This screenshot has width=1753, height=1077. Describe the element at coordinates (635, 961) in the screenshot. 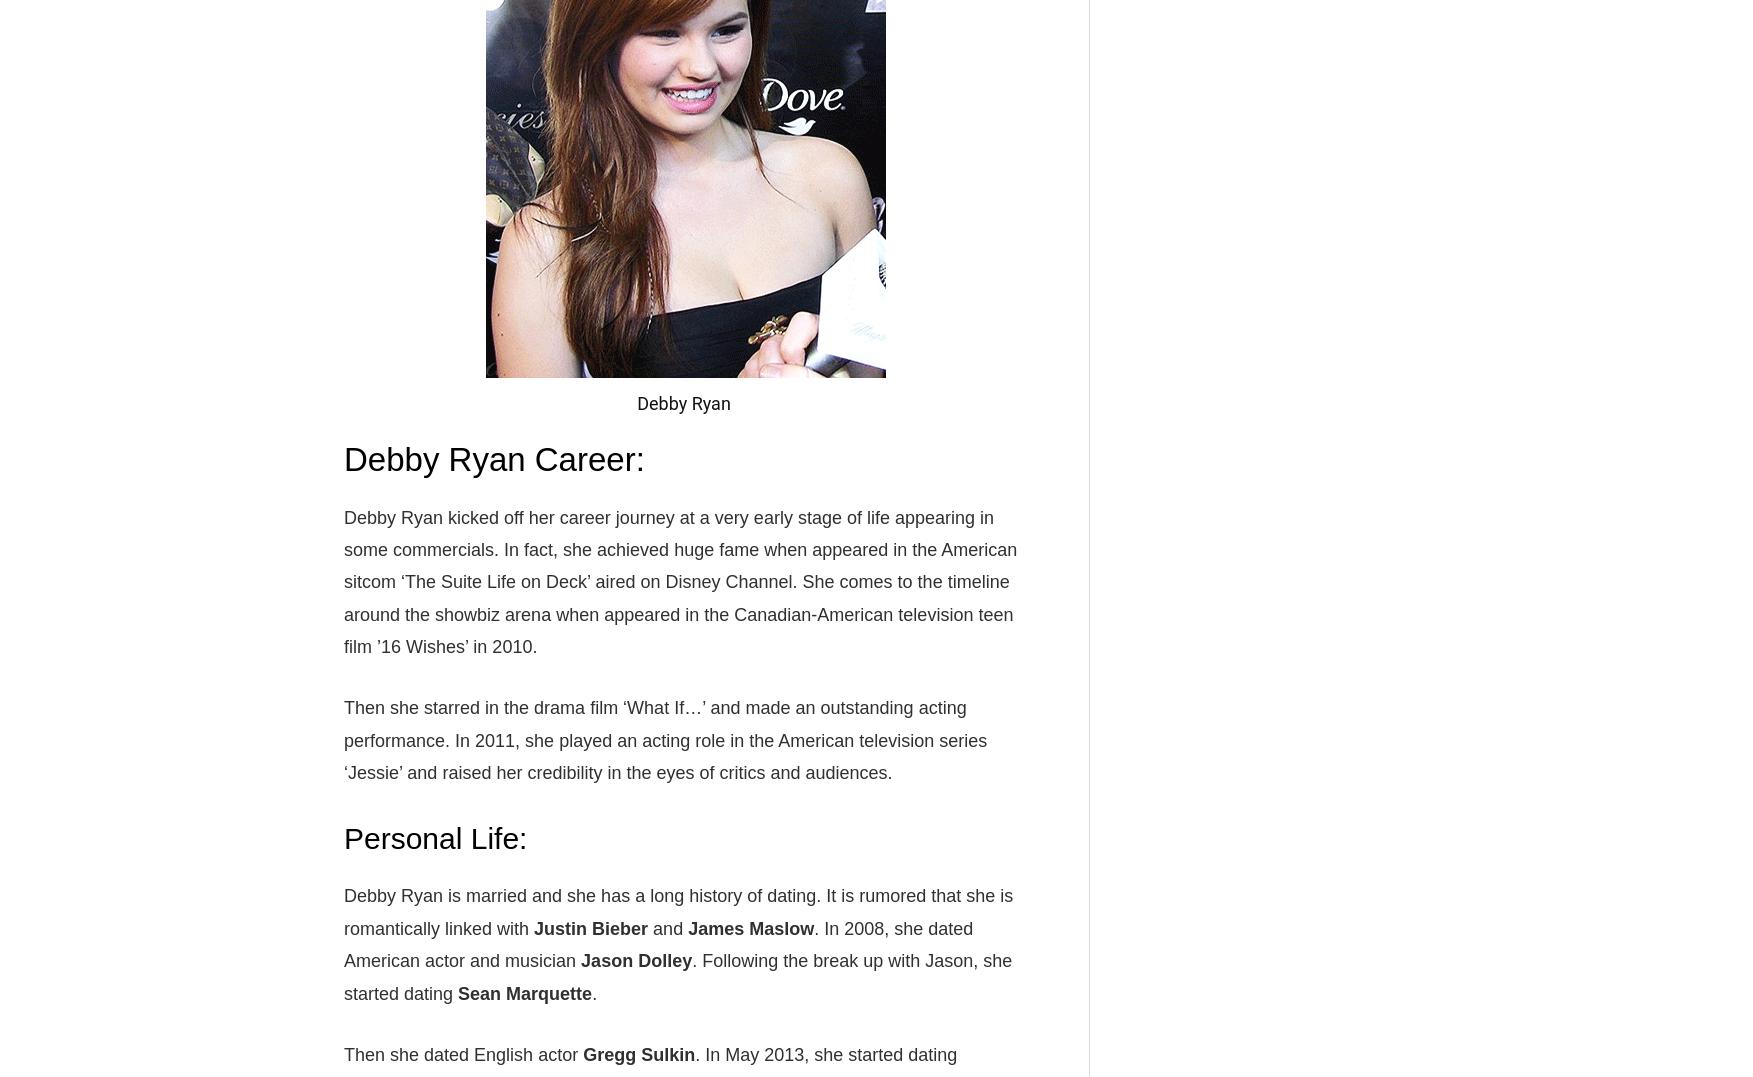

I see `'Jason Dolley'` at that location.